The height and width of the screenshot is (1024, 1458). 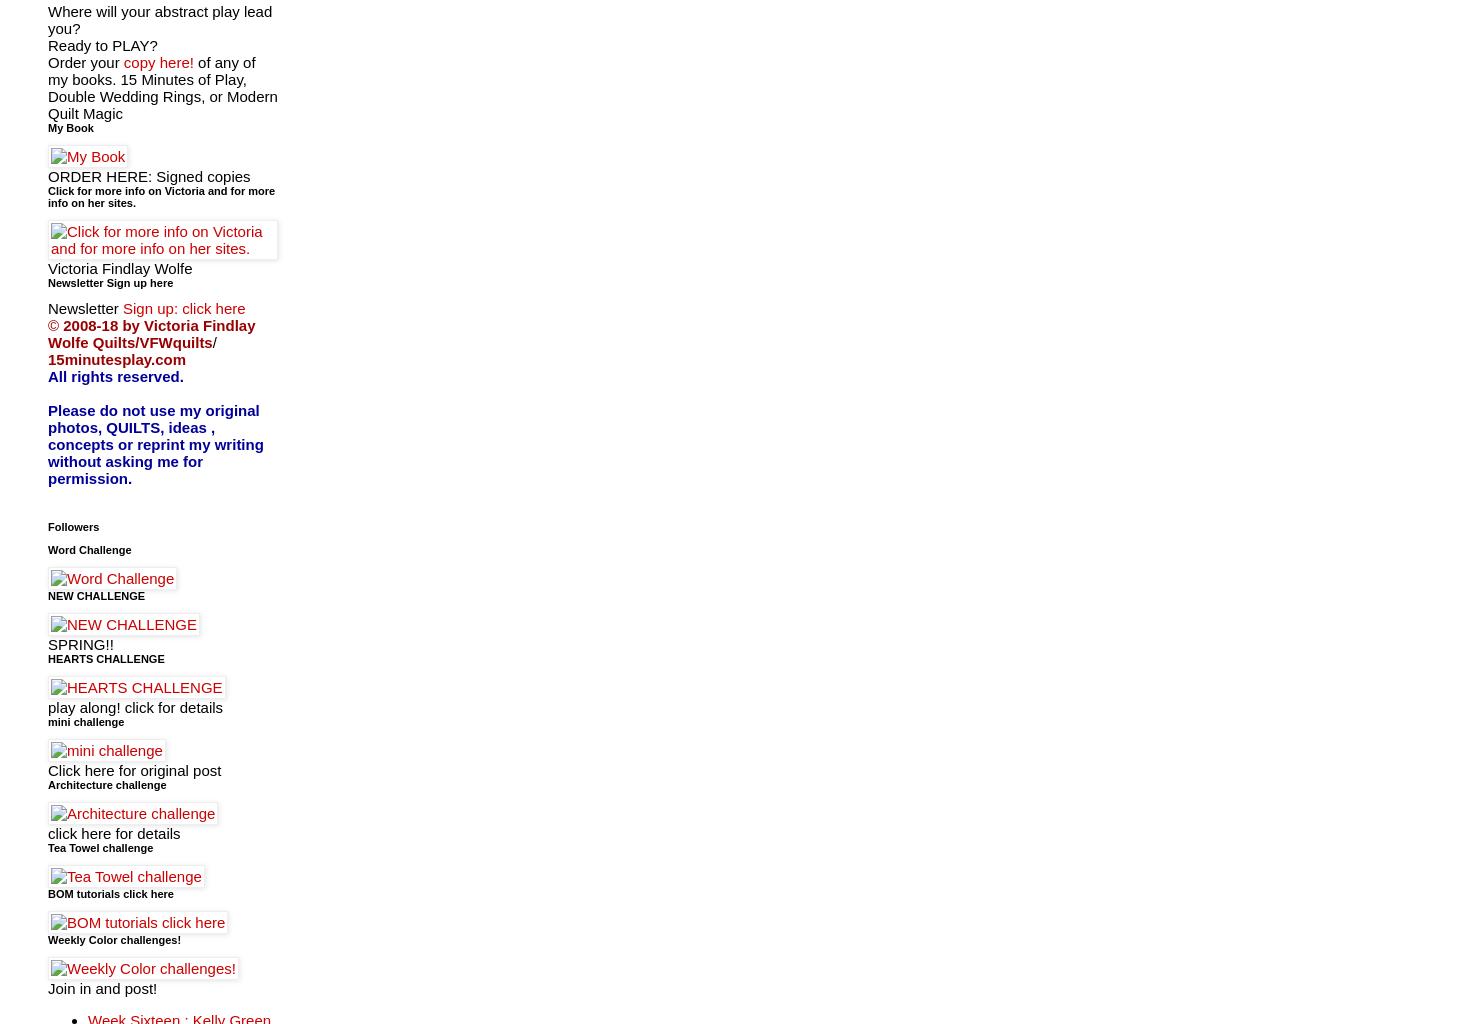 What do you see at coordinates (150, 332) in the screenshot?
I see `'2008-18 by Victoria Findlay Wolfe Quilts/VFWquilts'` at bounding box center [150, 332].